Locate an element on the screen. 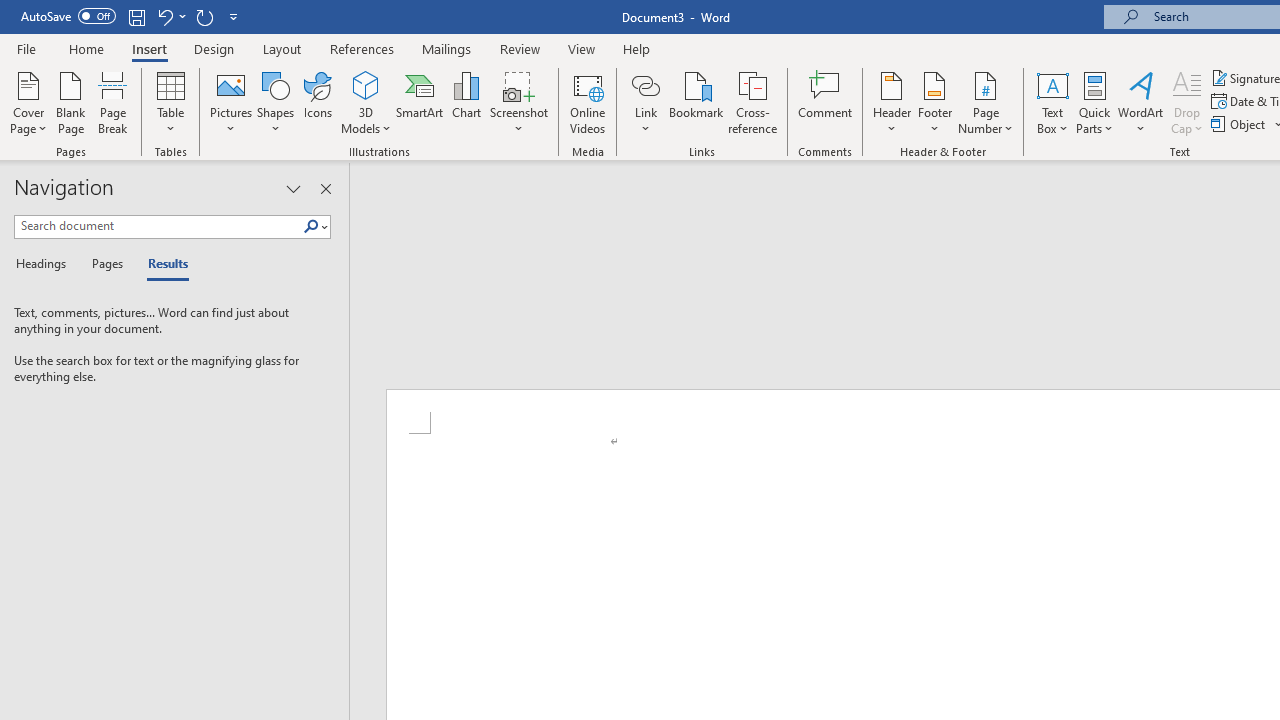 This screenshot has width=1280, height=720. 'Page Number' is located at coordinates (986, 103).